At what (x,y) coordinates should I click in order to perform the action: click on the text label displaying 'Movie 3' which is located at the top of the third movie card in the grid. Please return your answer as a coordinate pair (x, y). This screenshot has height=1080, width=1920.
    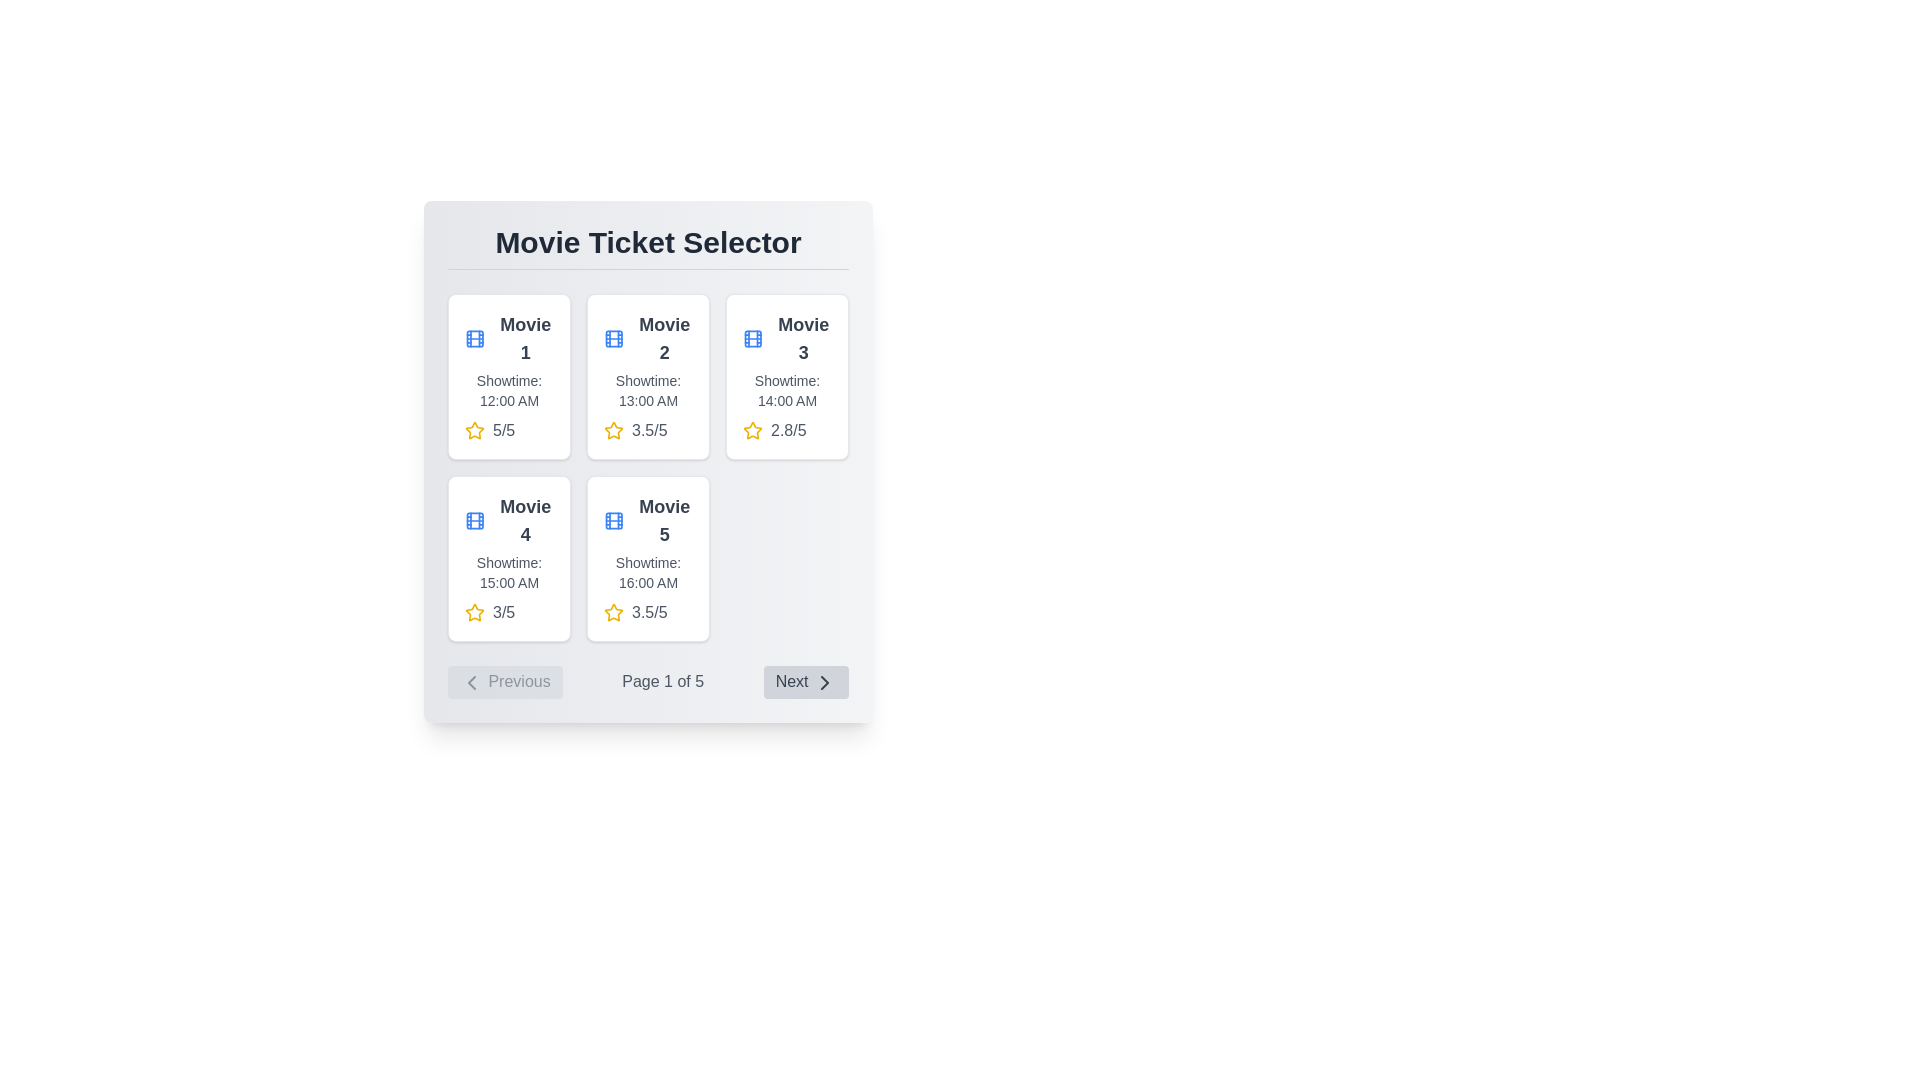
    Looking at the image, I should click on (803, 338).